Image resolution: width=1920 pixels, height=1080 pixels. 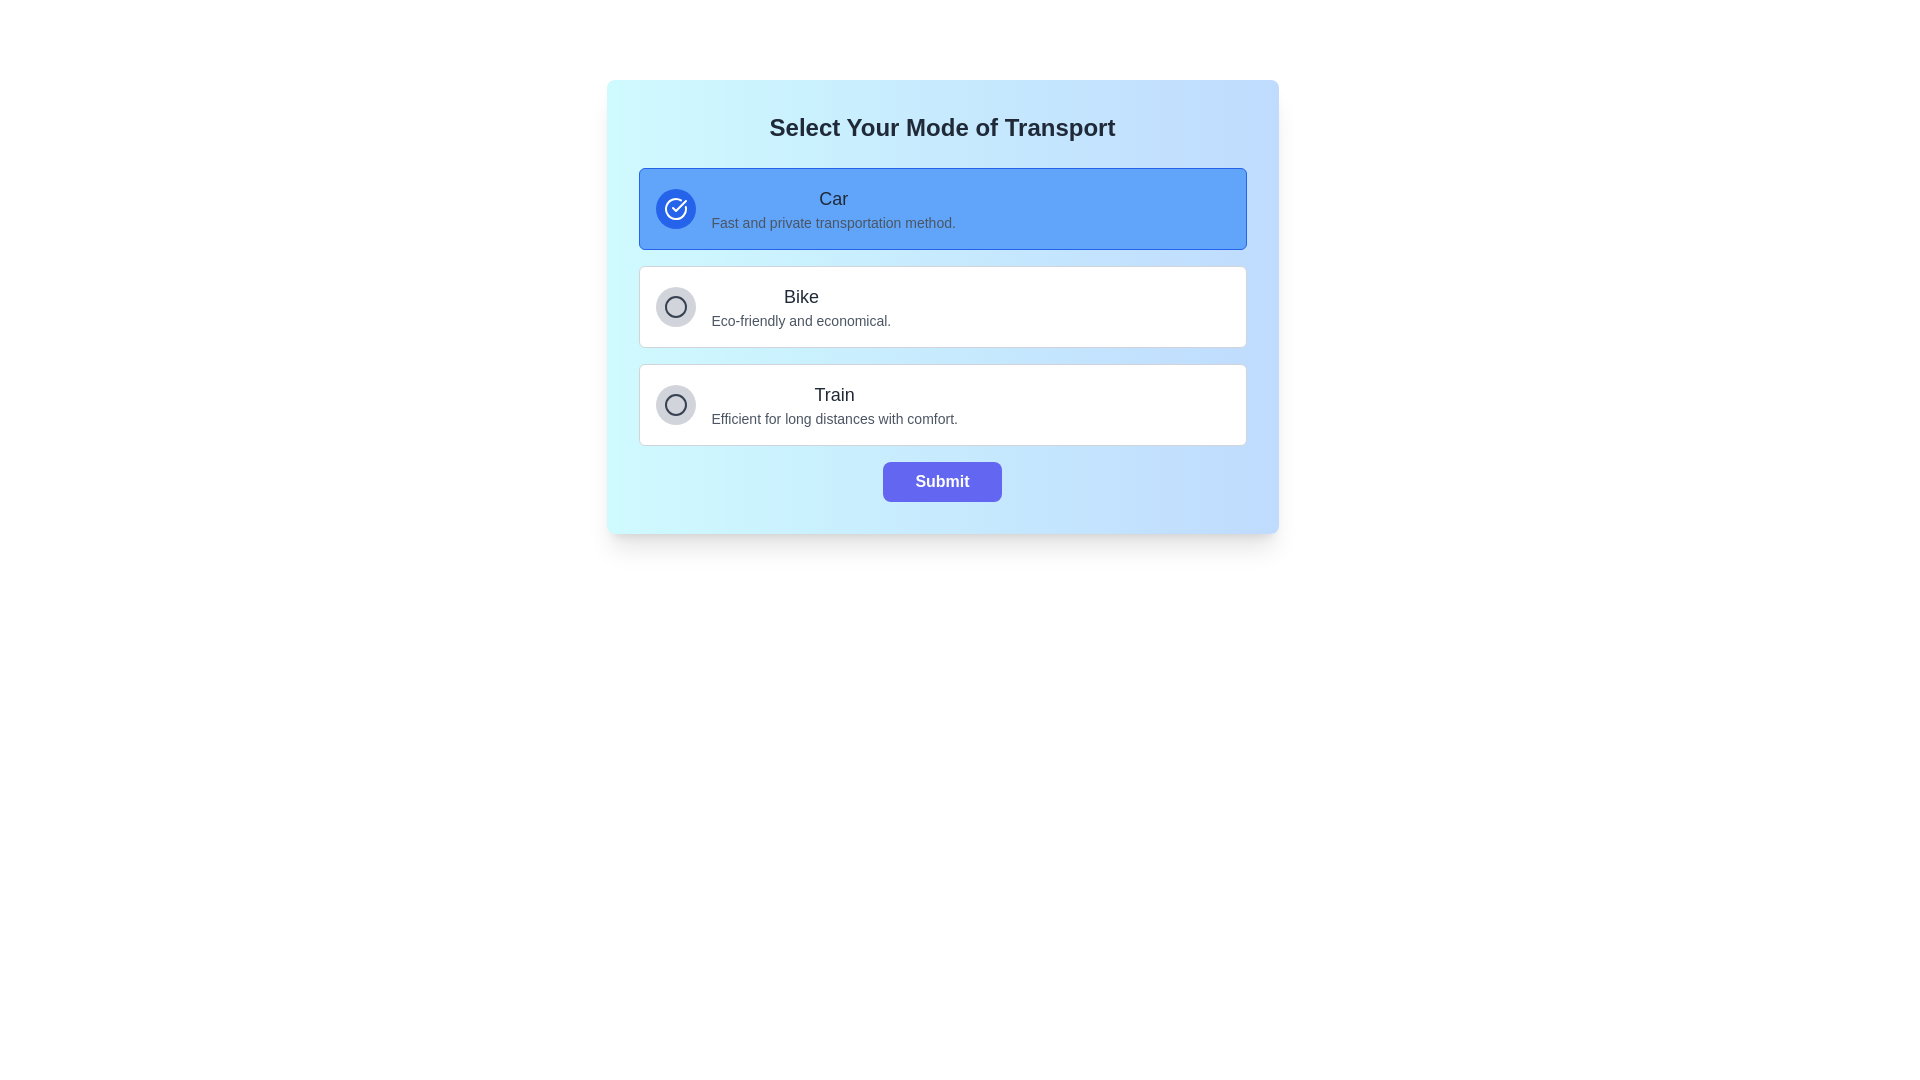 I want to click on the Label displaying 'Bike', which is a bold, dark gray text element indicating a transport mode, positioned above a descriptive text and centered horizontally within the second row of options, so click(x=801, y=297).